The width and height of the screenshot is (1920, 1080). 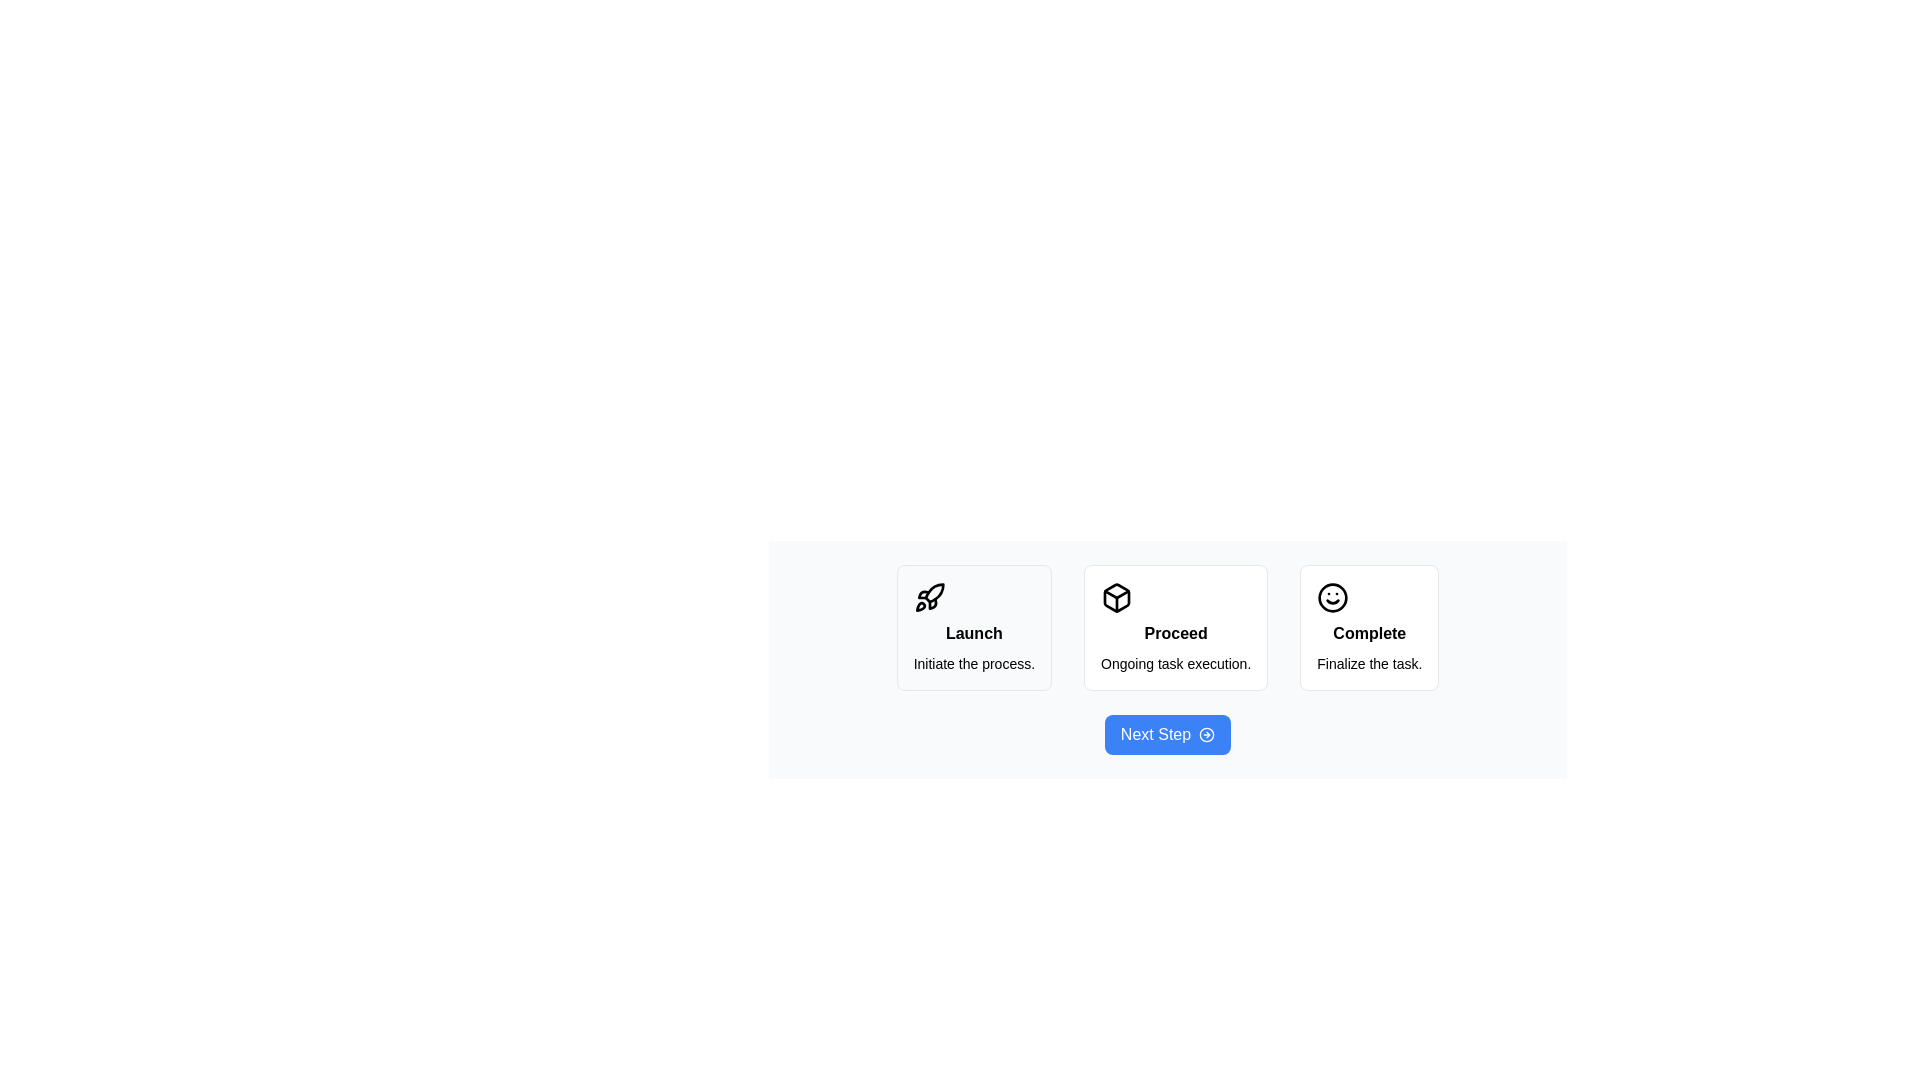 I want to click on the vector graphic icon located at the top of the 'Launch' card, so click(x=974, y=596).